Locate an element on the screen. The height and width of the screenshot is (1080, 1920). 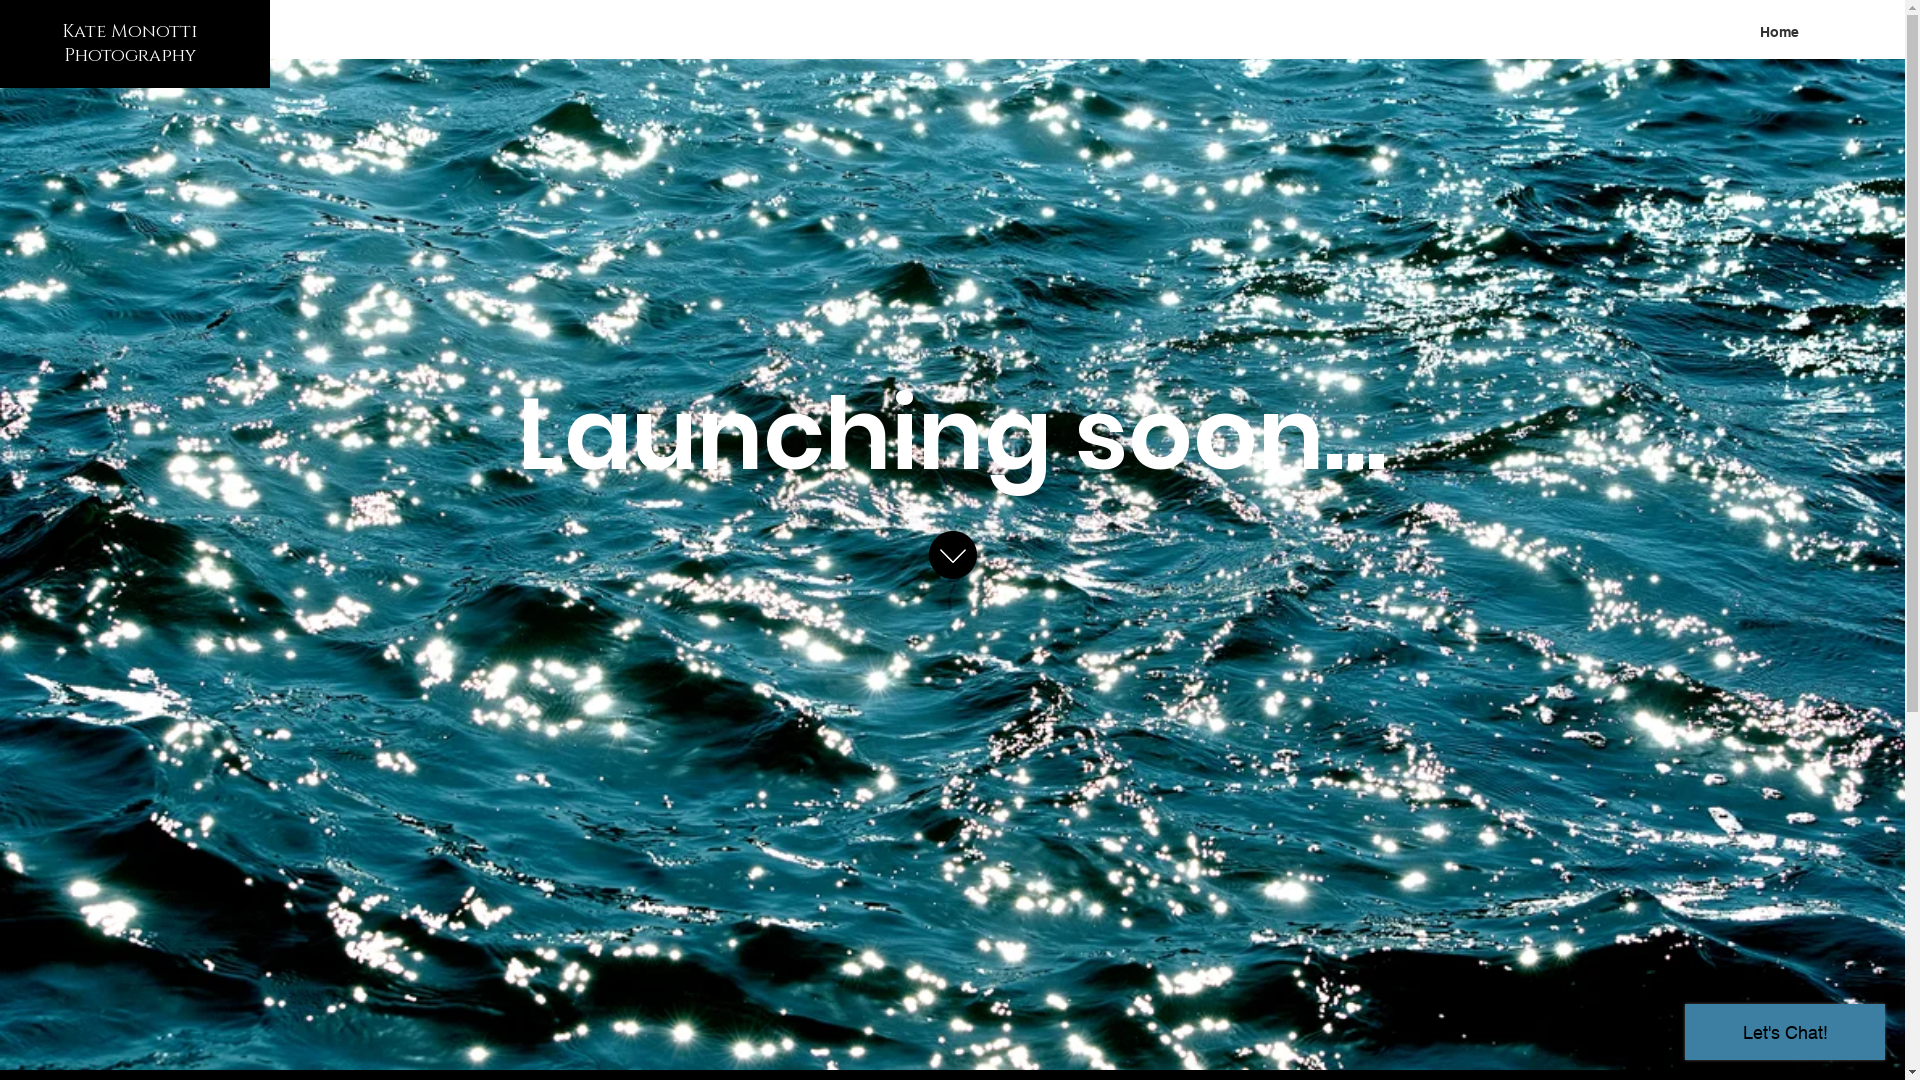
'Home' is located at coordinates (1779, 32).